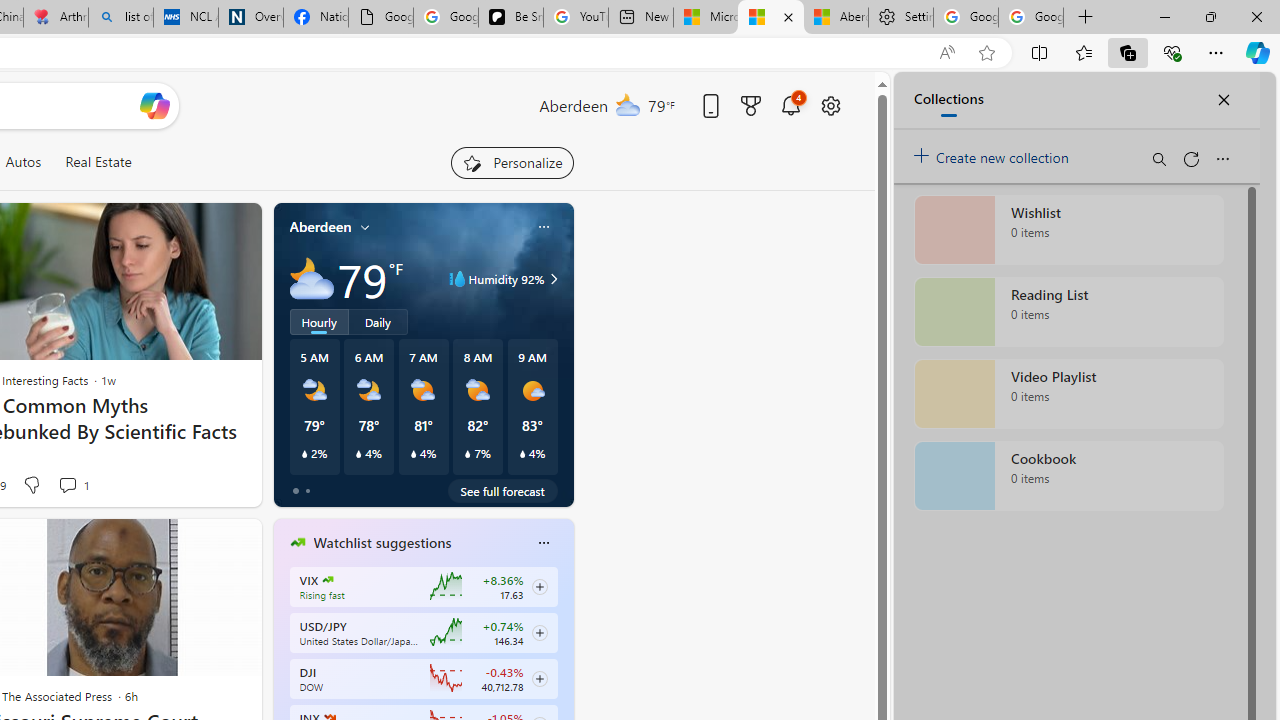 The width and height of the screenshot is (1280, 720). Describe the element at coordinates (830, 105) in the screenshot. I see `'Open settings'` at that location.